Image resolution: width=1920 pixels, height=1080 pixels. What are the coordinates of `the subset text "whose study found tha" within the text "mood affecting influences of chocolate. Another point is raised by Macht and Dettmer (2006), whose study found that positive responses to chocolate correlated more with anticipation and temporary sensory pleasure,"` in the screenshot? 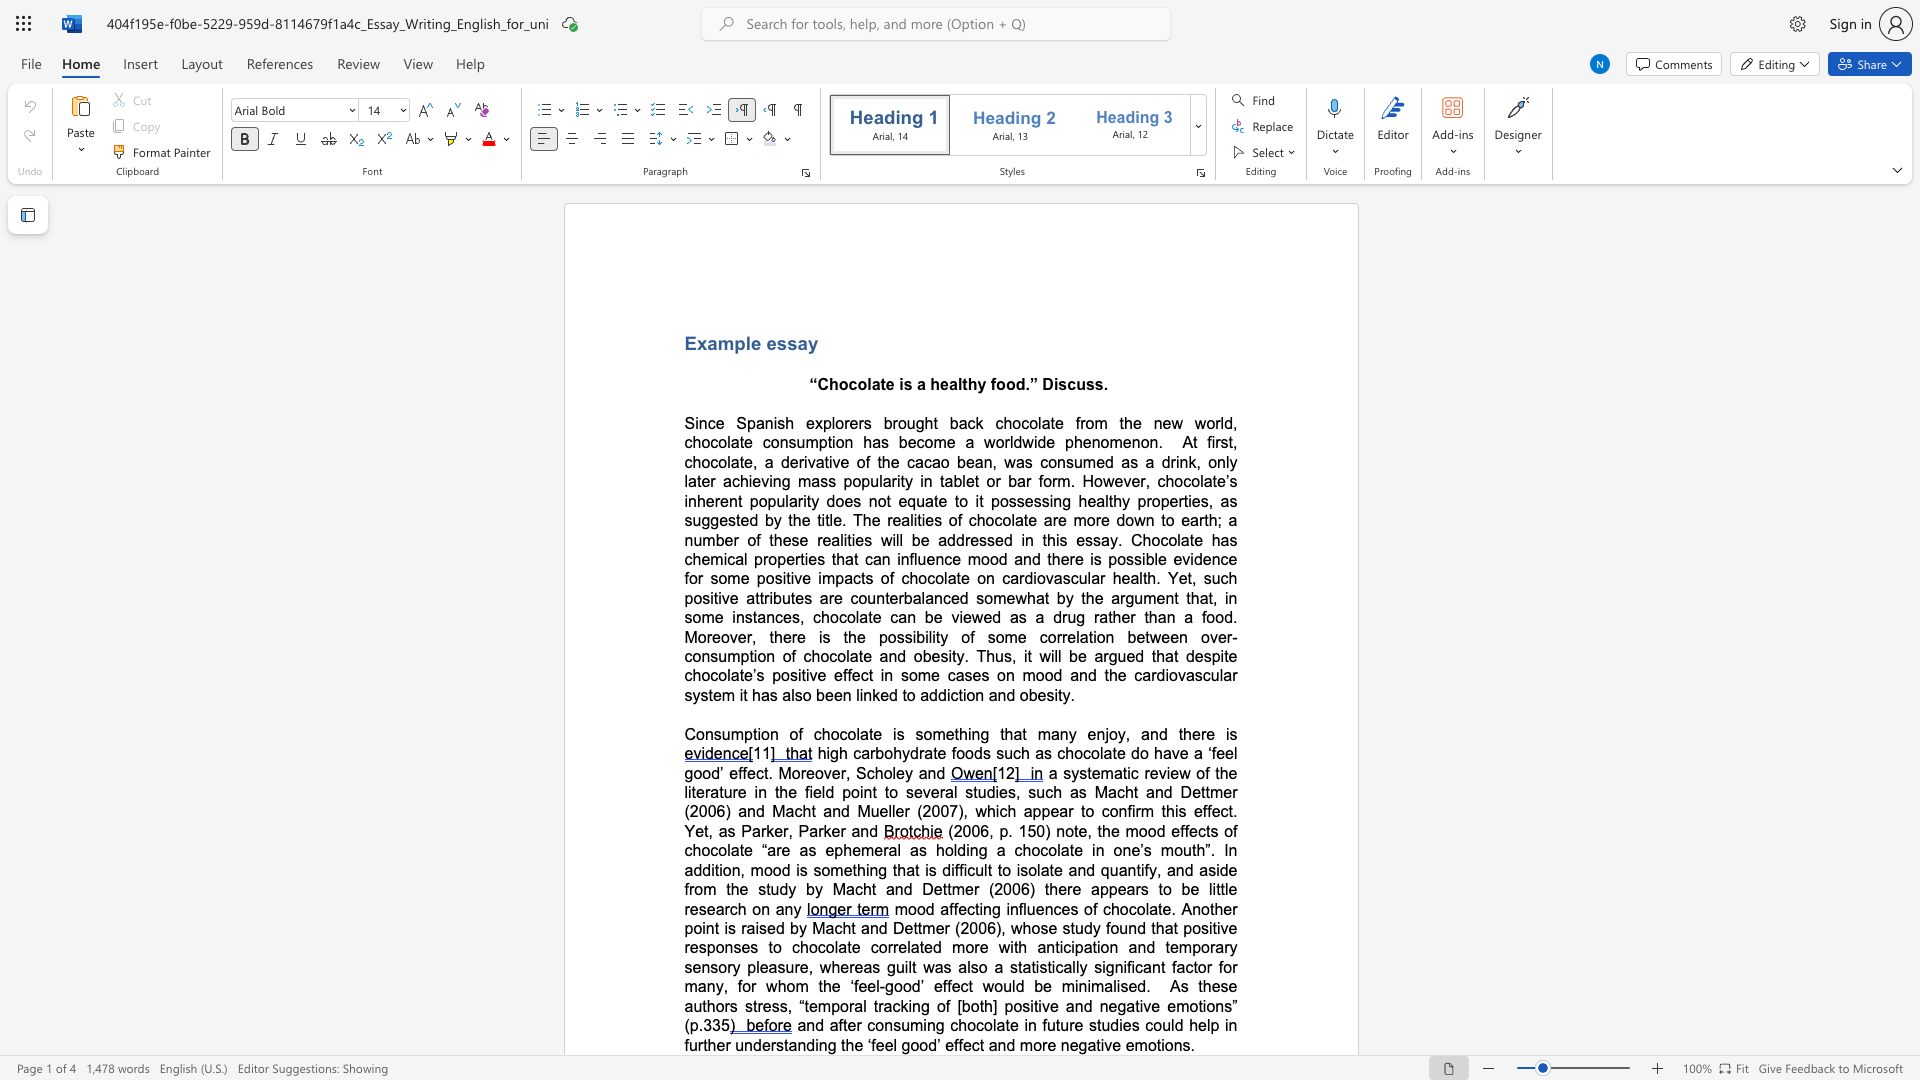 It's located at (1011, 928).